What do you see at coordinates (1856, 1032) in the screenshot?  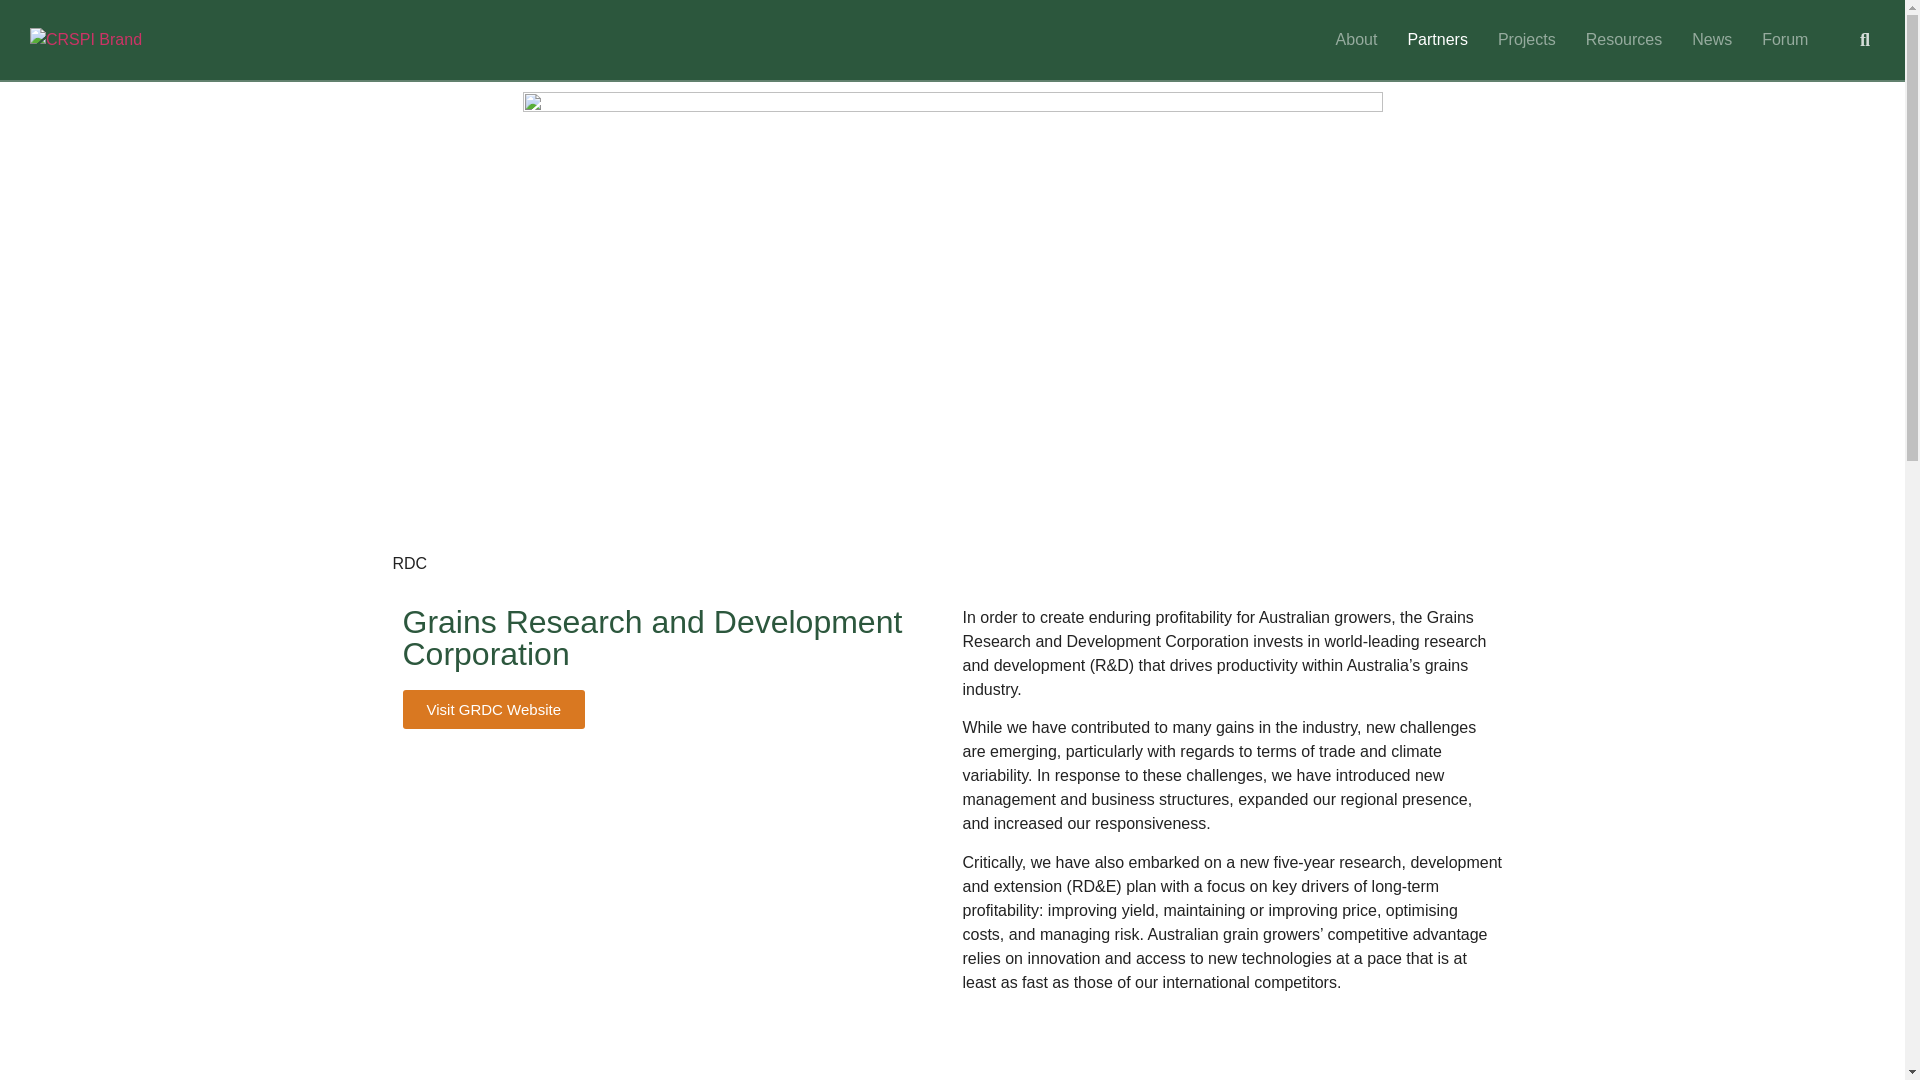 I see `'Top'` at bounding box center [1856, 1032].